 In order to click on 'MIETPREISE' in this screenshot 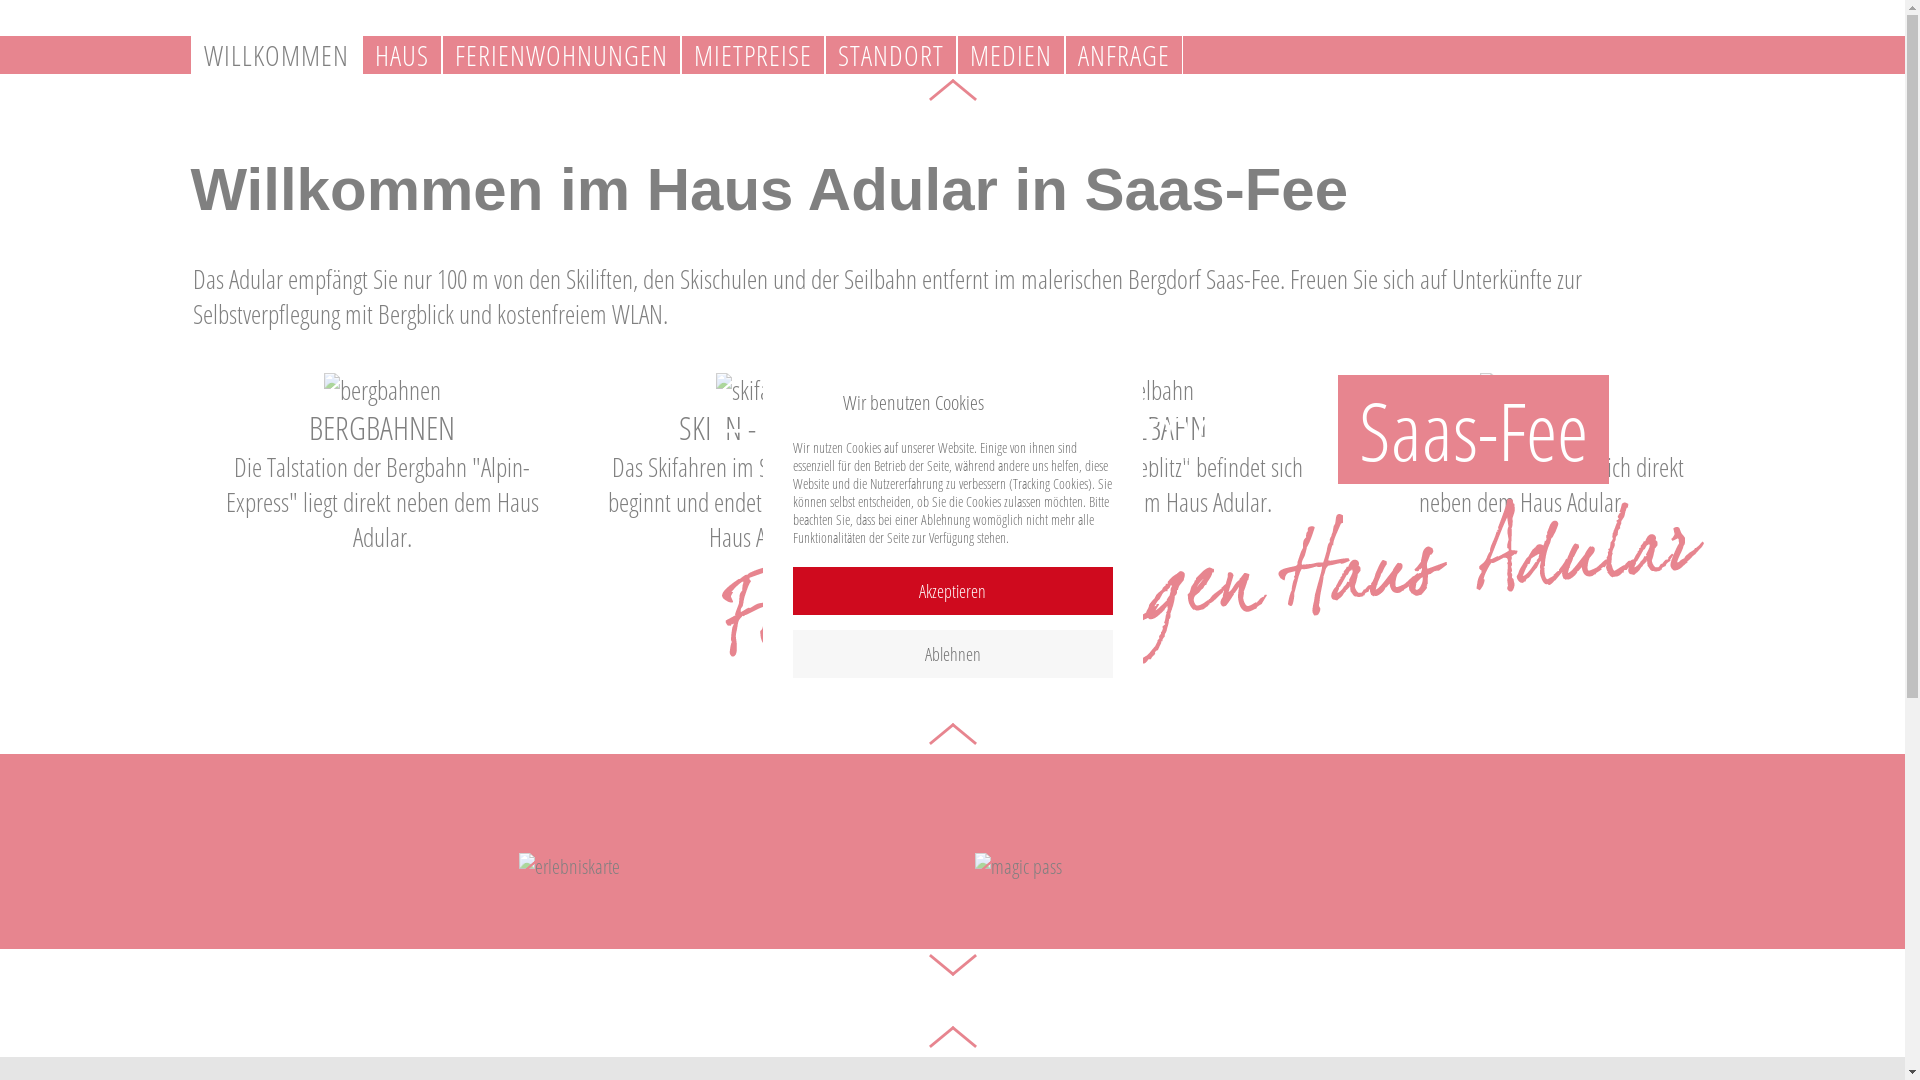, I will do `click(751, 53)`.